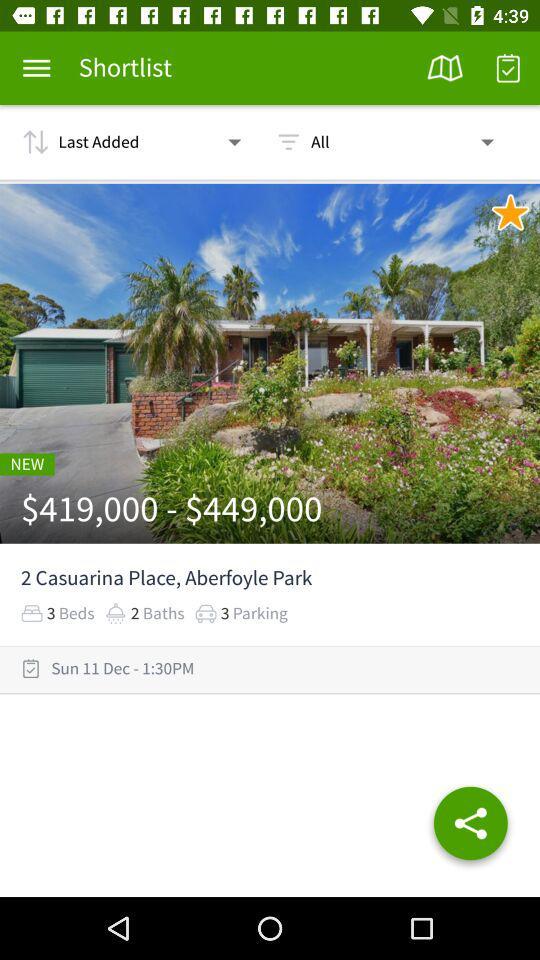 Image resolution: width=540 pixels, height=960 pixels. I want to click on the icon left to the text last added, so click(28, 141).